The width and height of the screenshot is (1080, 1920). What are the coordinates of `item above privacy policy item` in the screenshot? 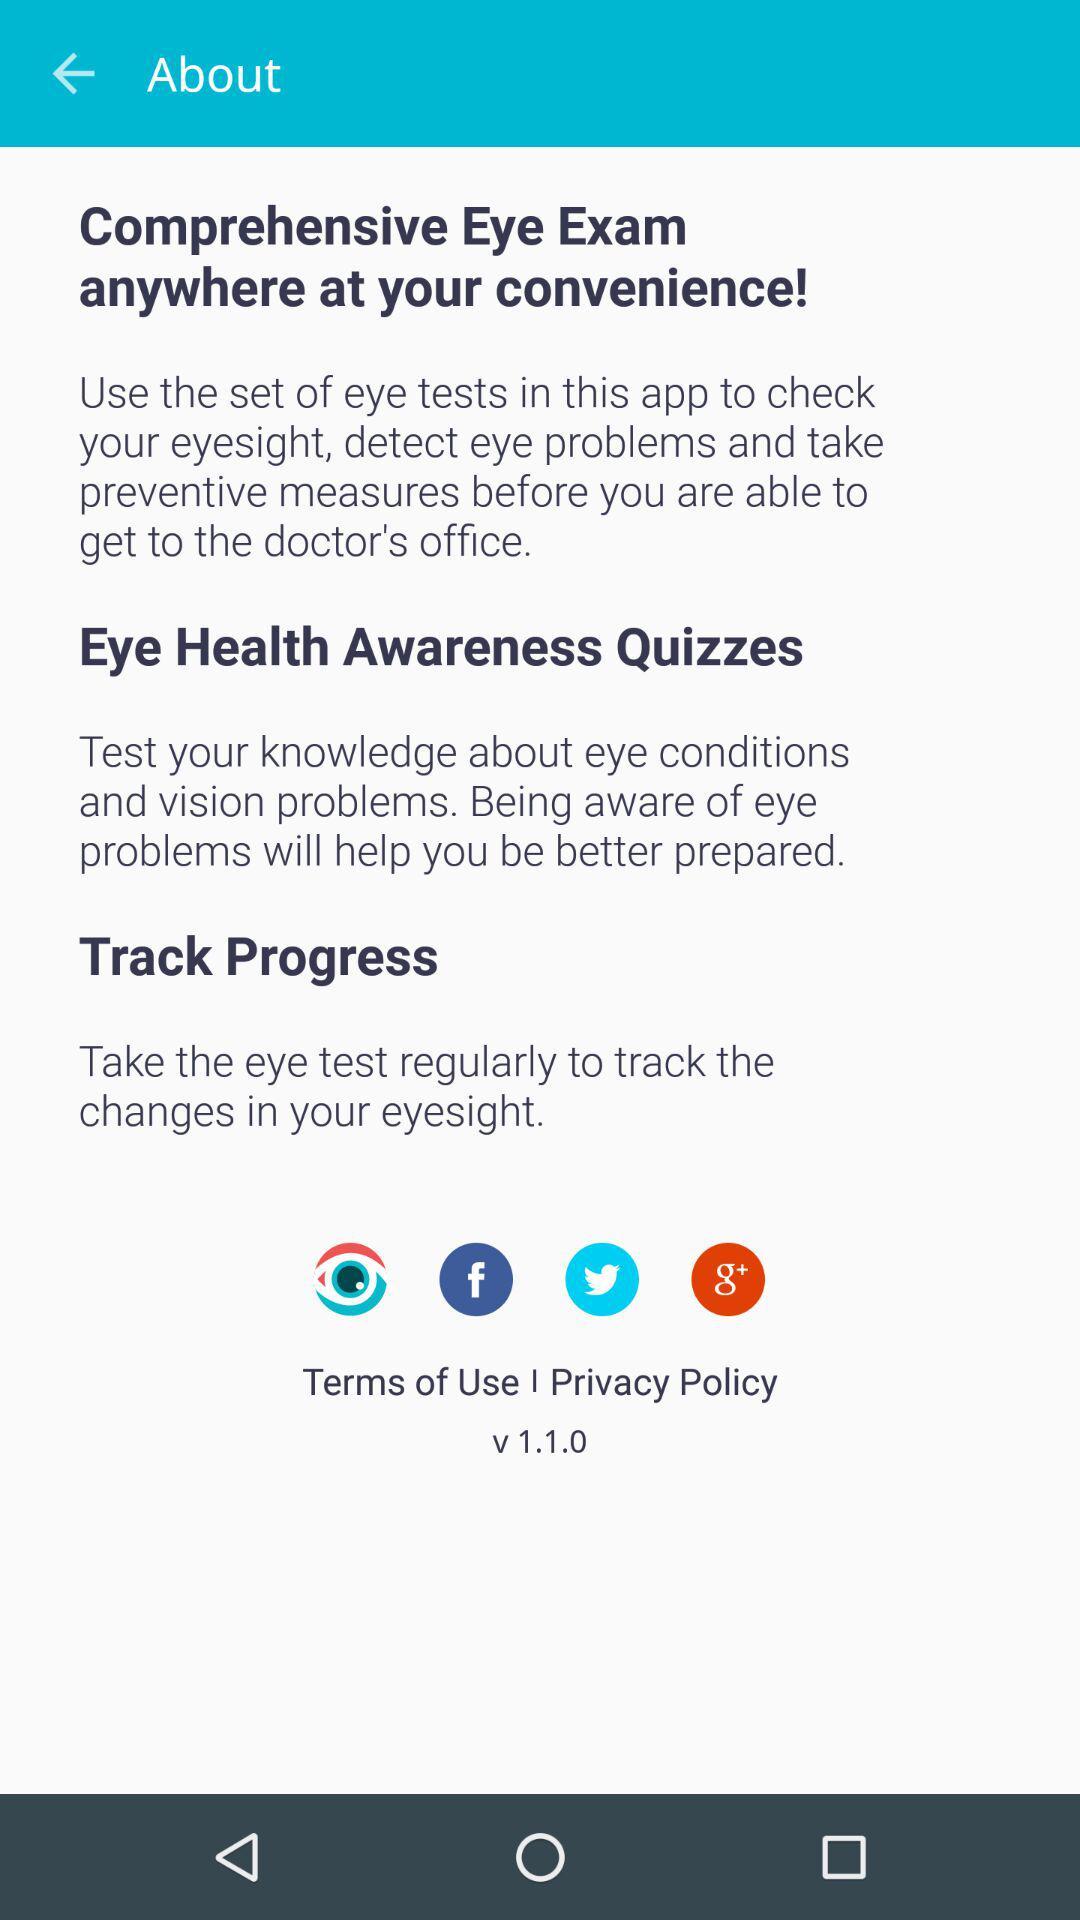 It's located at (728, 1278).